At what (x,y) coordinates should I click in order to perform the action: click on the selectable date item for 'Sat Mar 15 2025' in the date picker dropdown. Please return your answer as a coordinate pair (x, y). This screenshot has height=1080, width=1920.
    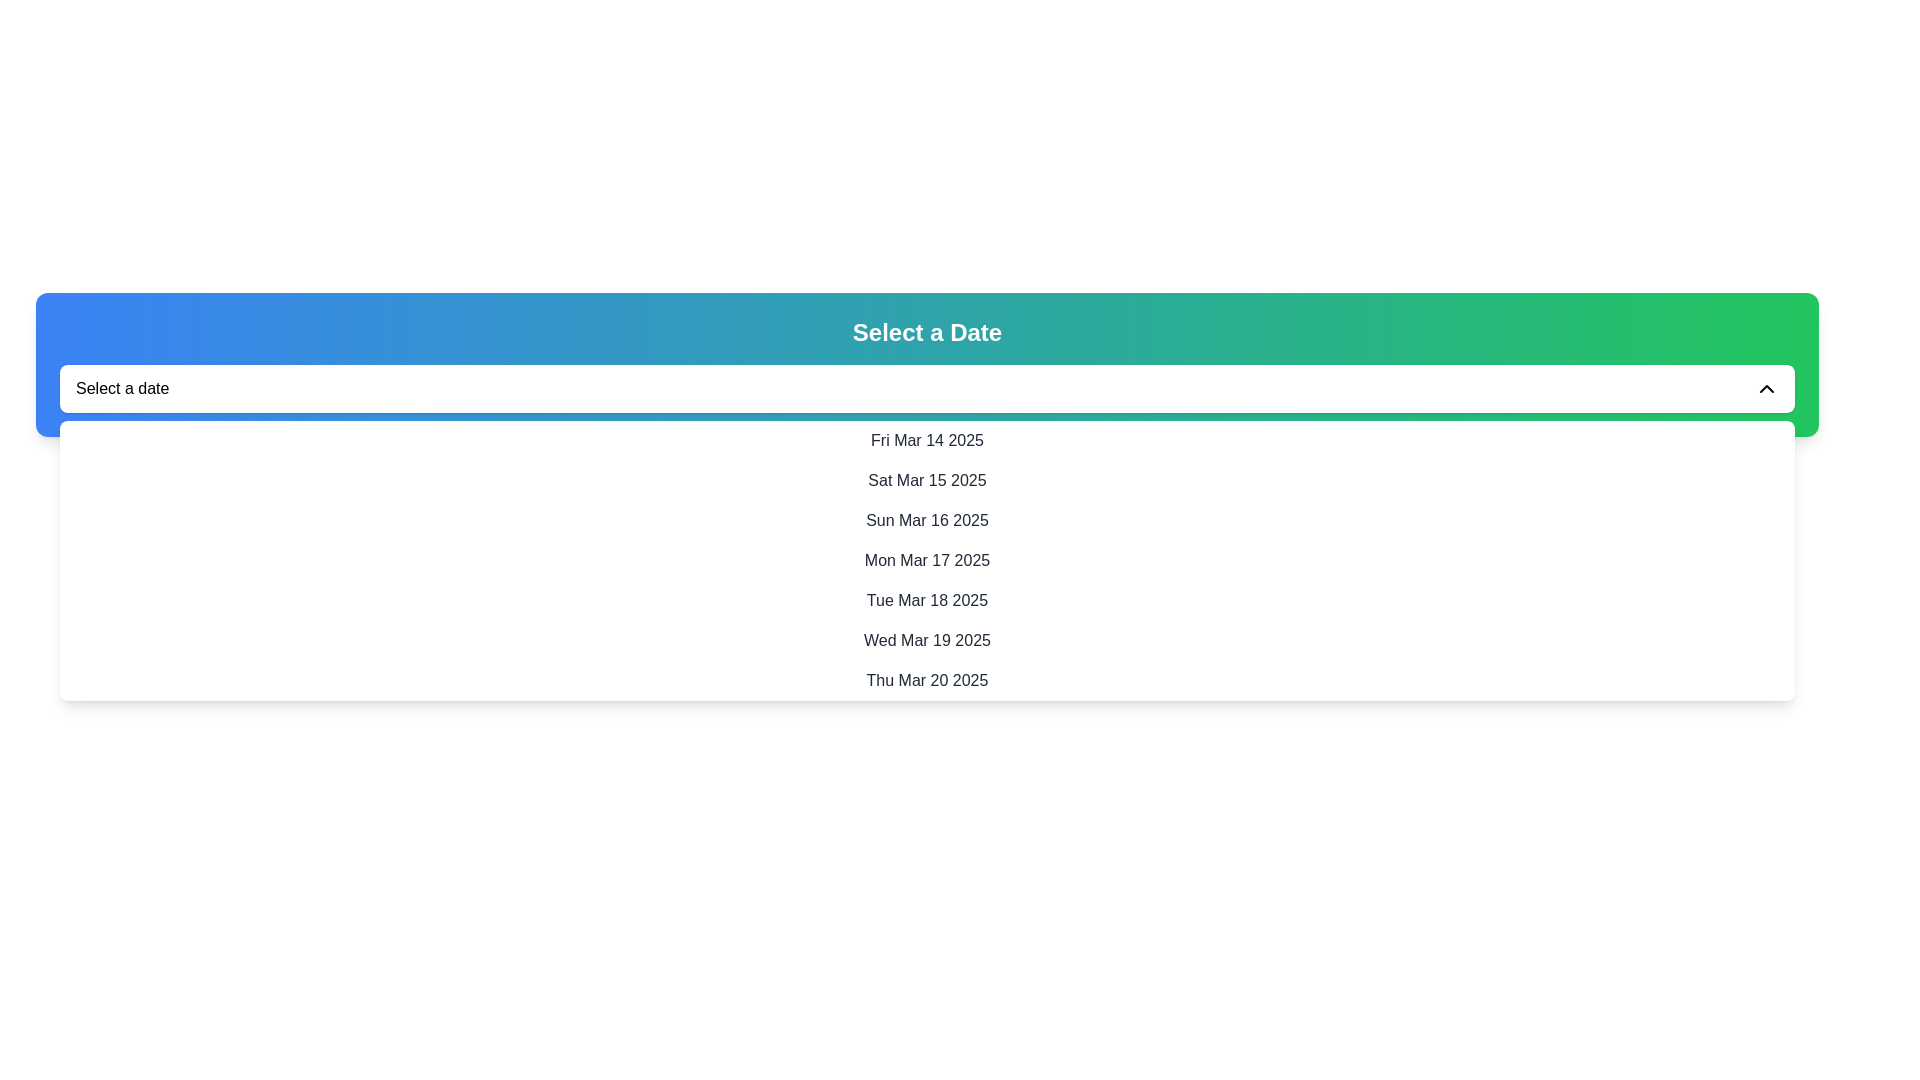
    Looking at the image, I should click on (926, 481).